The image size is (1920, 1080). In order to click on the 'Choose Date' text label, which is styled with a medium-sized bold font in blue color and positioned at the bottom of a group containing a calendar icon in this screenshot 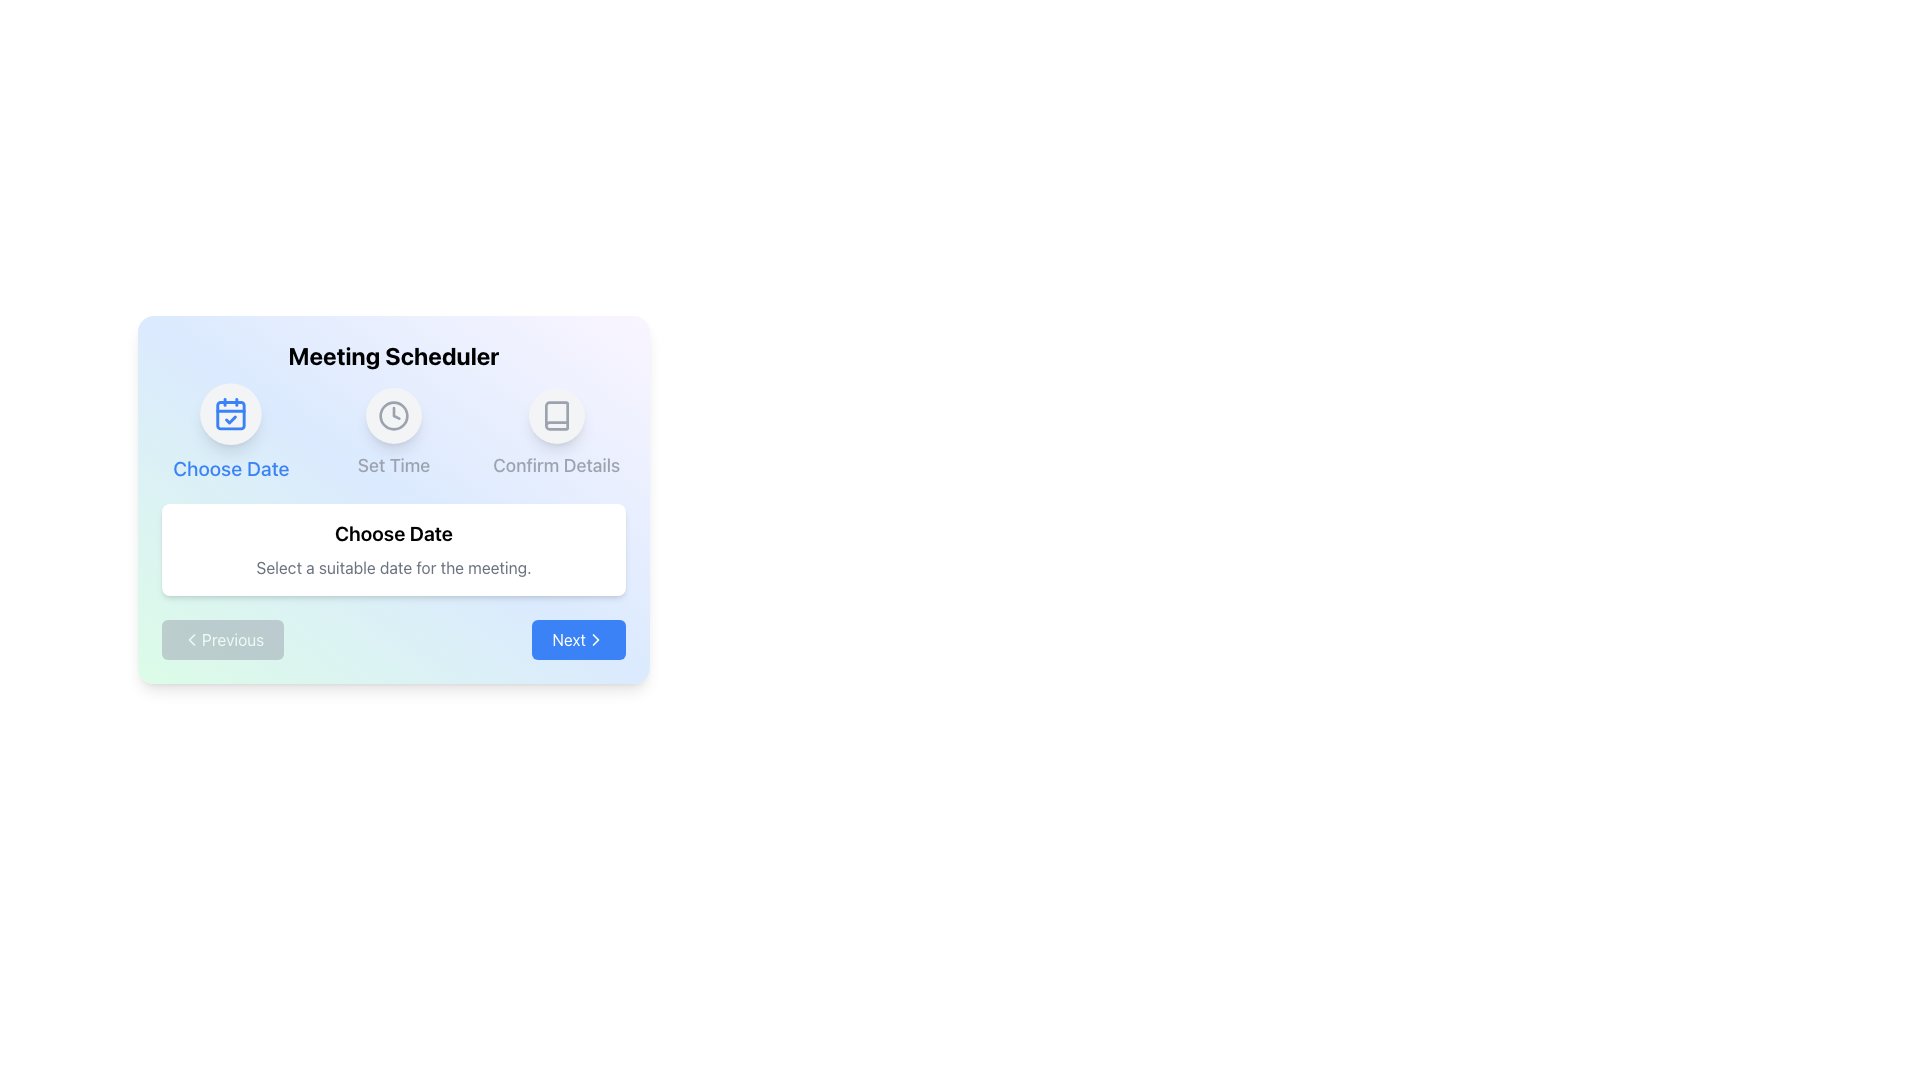, I will do `click(231, 469)`.